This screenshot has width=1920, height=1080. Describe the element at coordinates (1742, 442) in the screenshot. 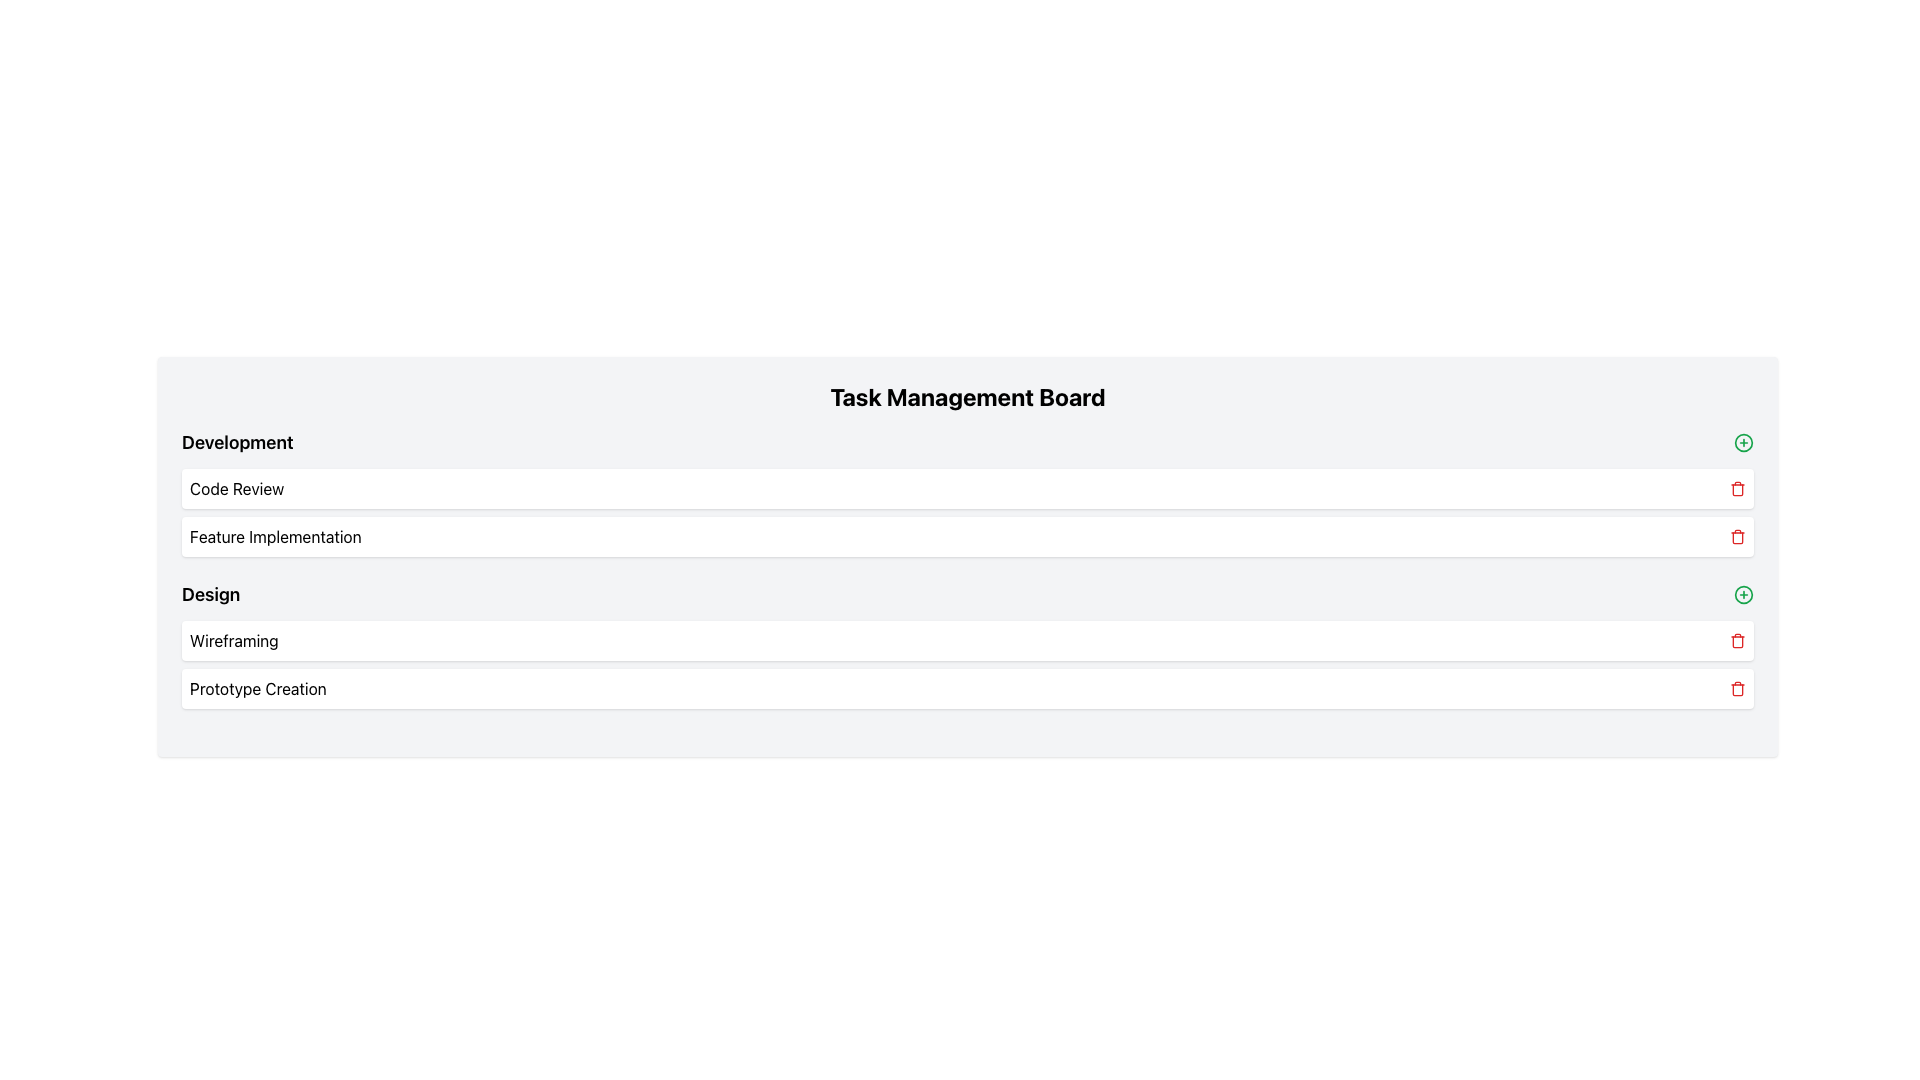

I see `the innermost circular part of the 'plus' icon located in the top-right corner of the task management board in the header section of the 'Development' category` at that location.